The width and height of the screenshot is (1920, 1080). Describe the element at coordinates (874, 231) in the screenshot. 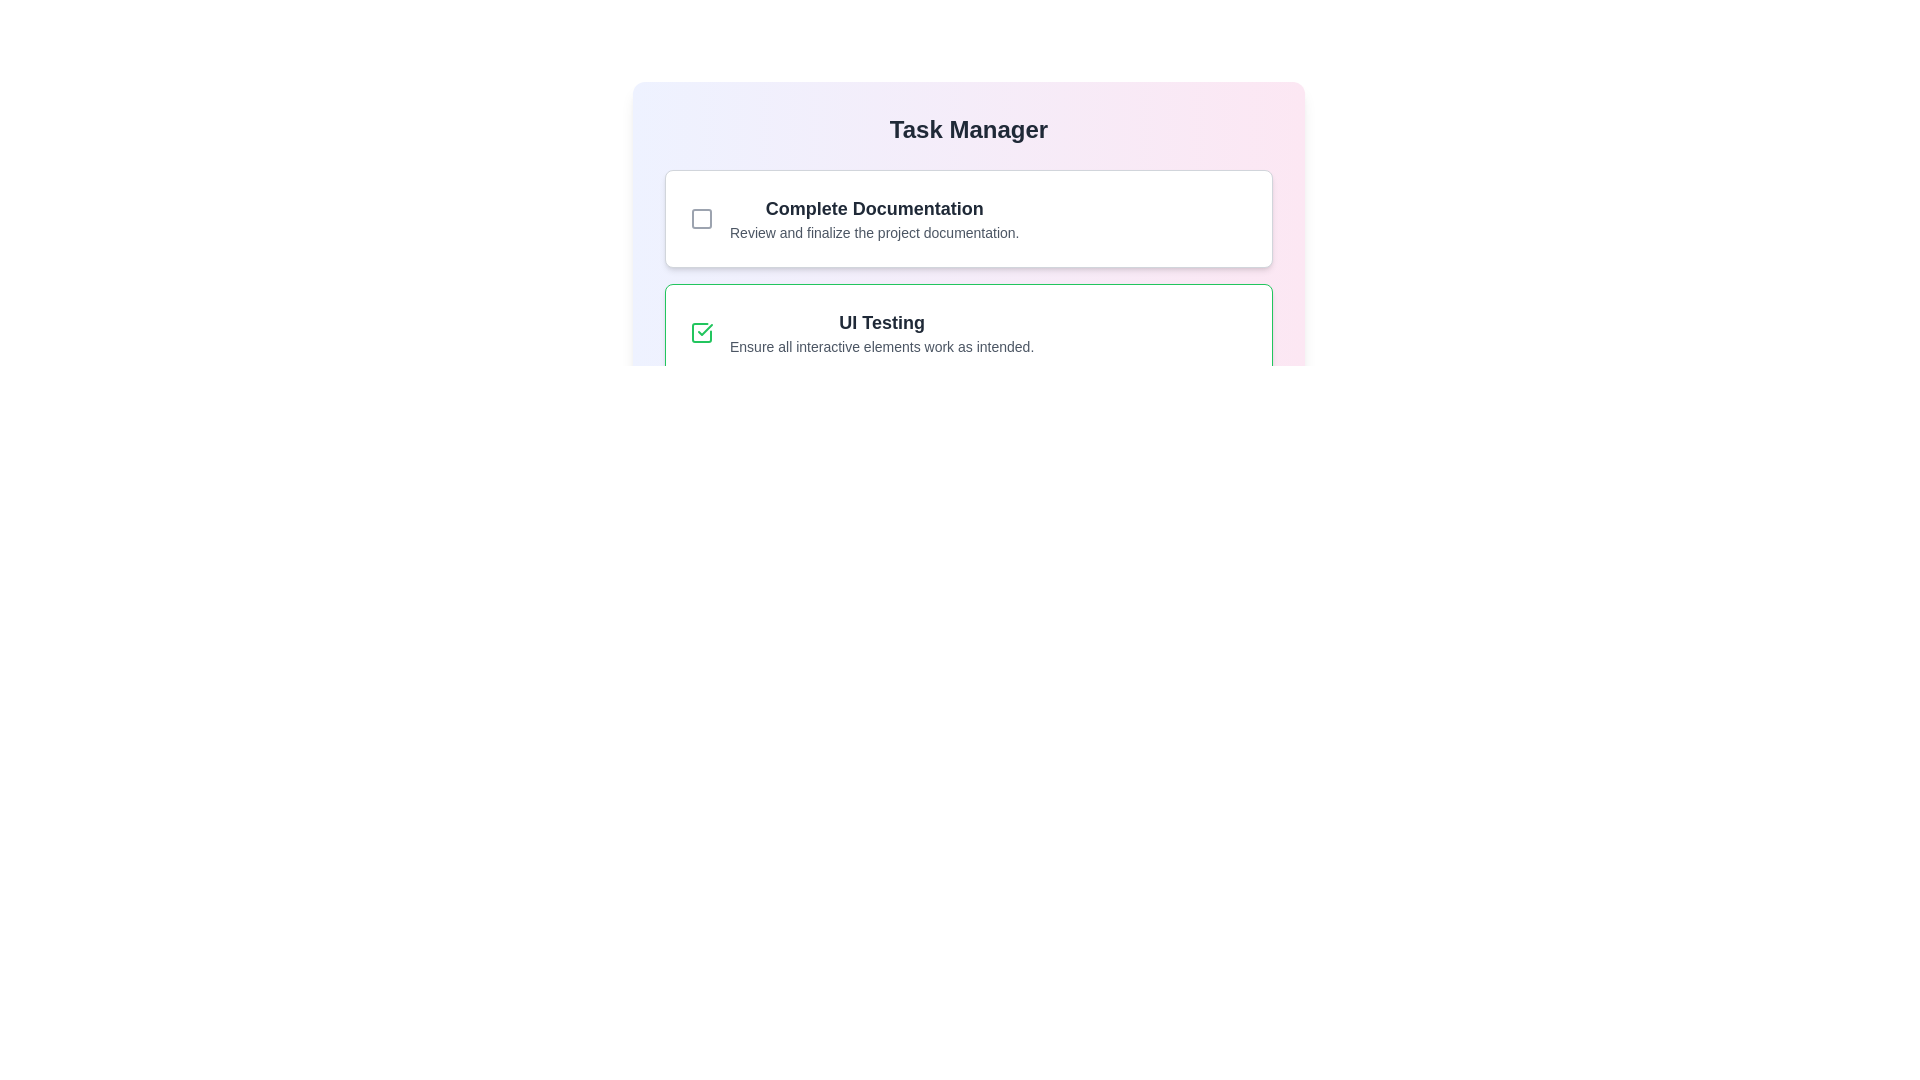

I see `text label that displays 'Review and finalize the project documentation.' which is styled in a smaller, gray font and is located beneath the bolded title 'Complete Documentation'` at that location.